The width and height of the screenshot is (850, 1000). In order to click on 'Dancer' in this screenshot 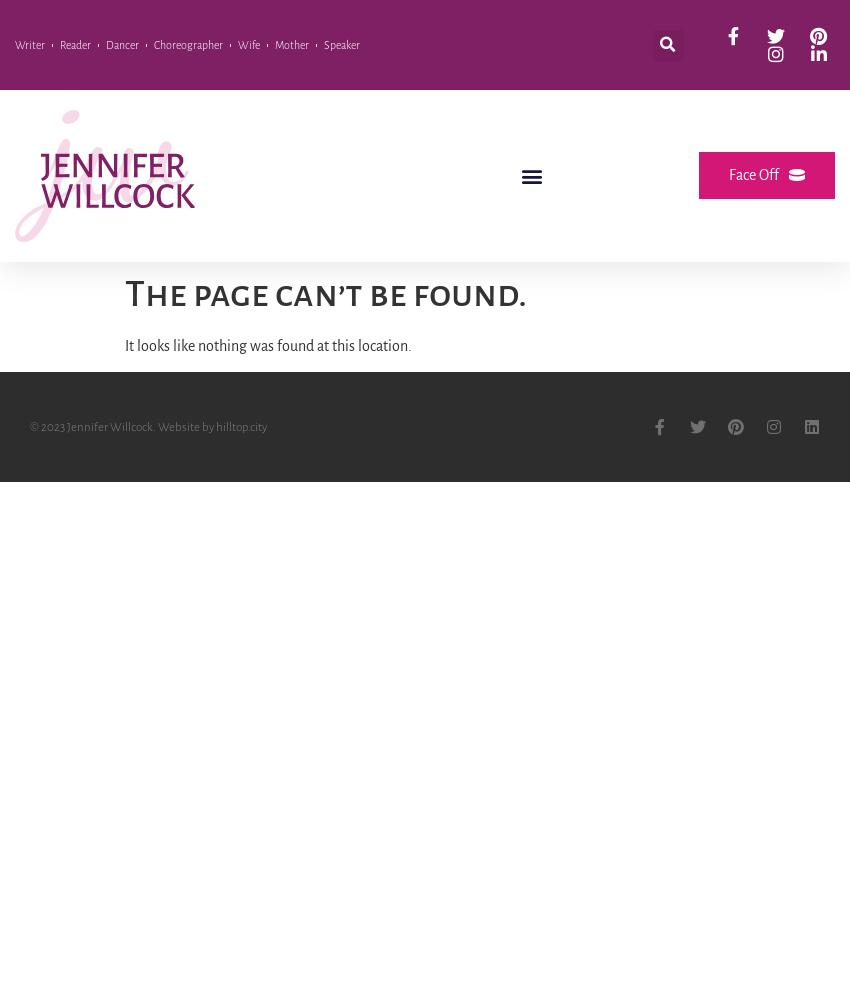, I will do `click(121, 45)`.